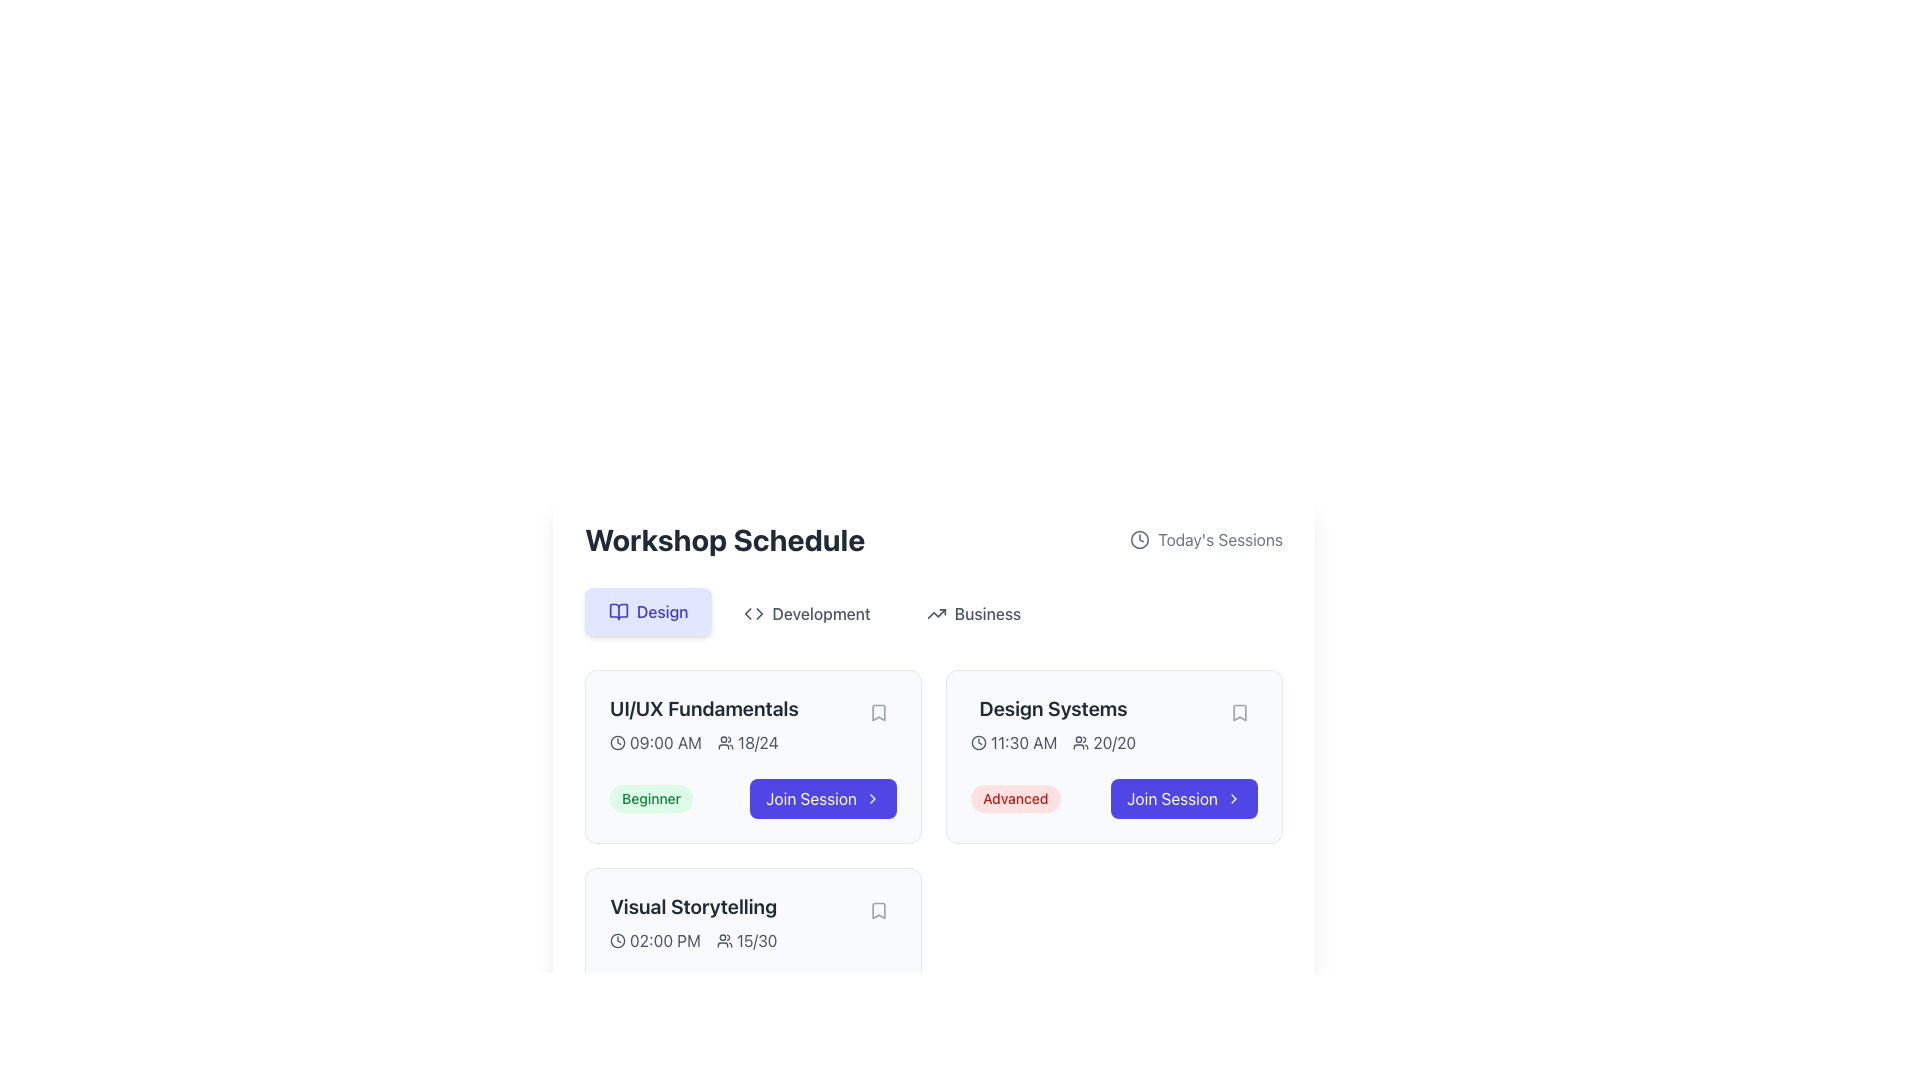 The height and width of the screenshot is (1080, 1920). Describe the element at coordinates (704, 725) in the screenshot. I see `the Informational text group titled 'UI/UX Fundamentals' which displays the time '09:00 AM' and participation details '18/24' for additional details` at that location.